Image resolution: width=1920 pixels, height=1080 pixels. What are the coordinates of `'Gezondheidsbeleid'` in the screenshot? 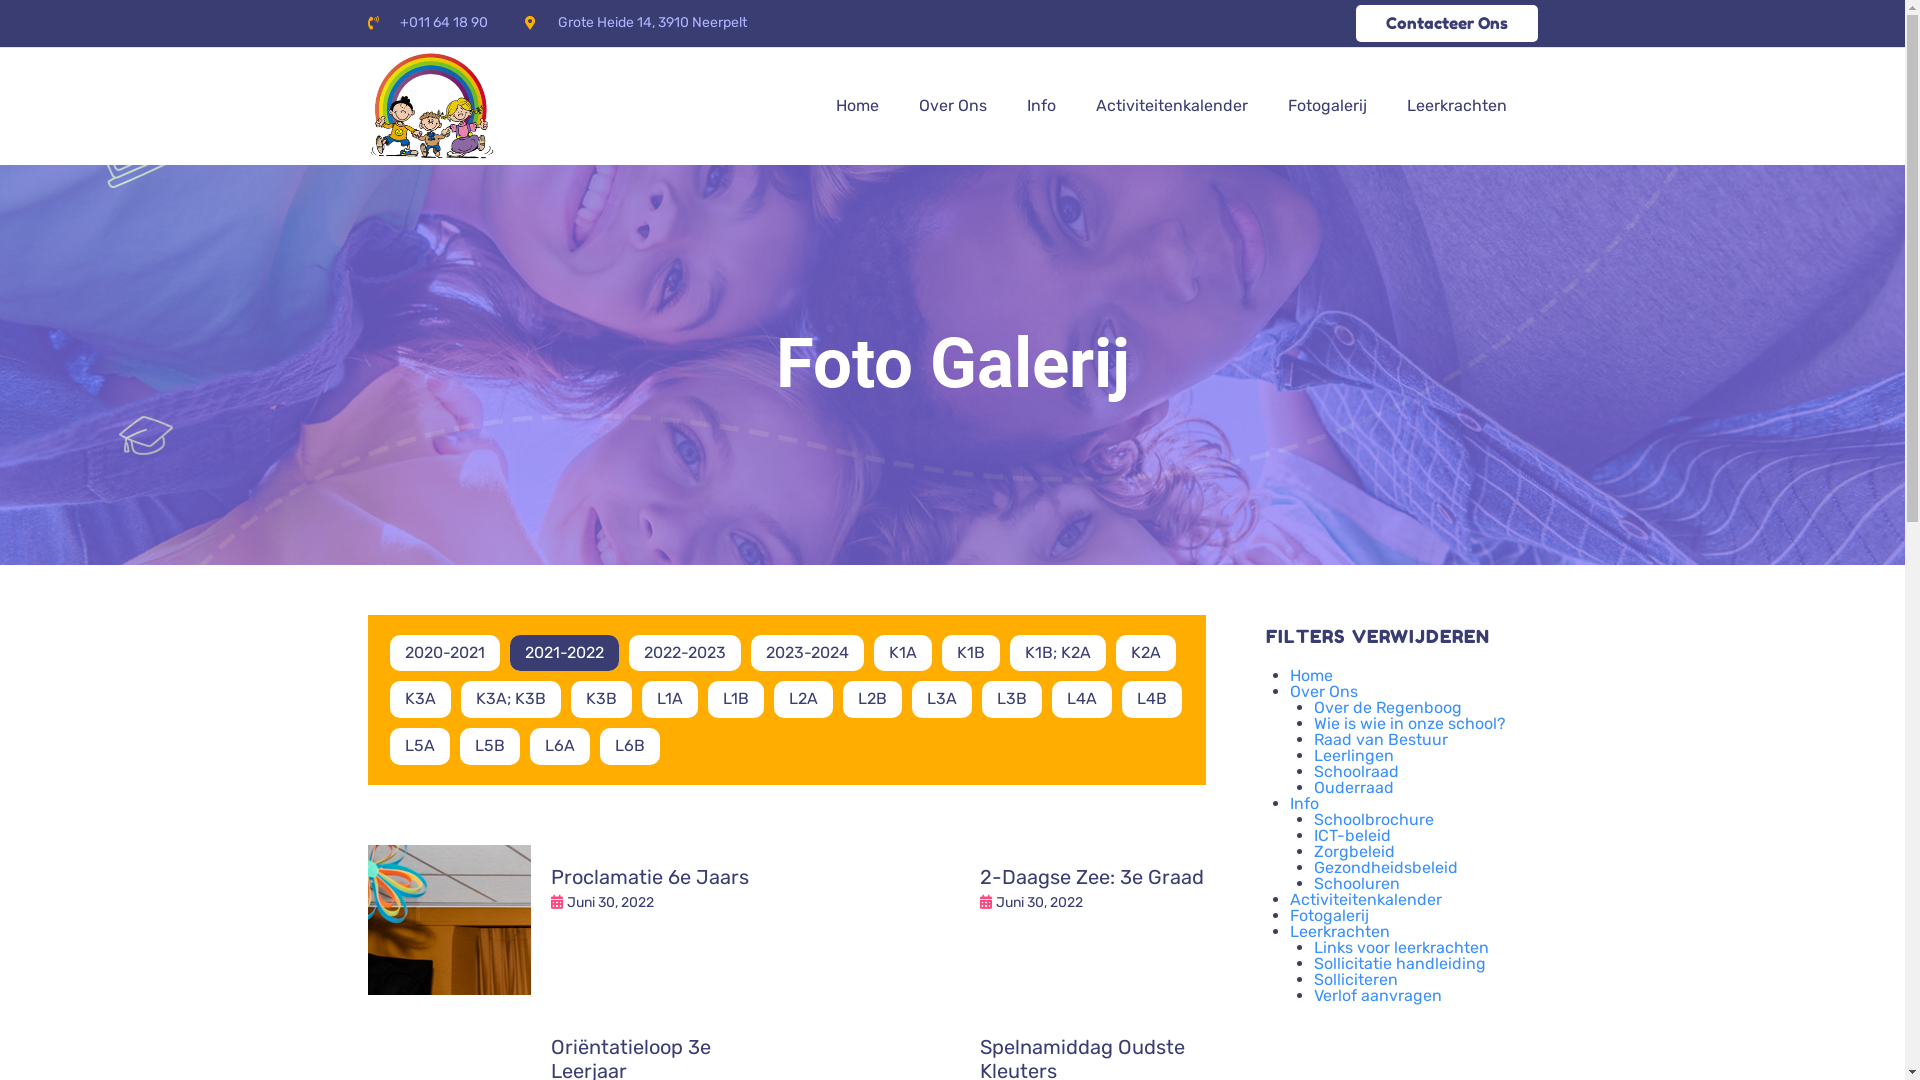 It's located at (1314, 866).